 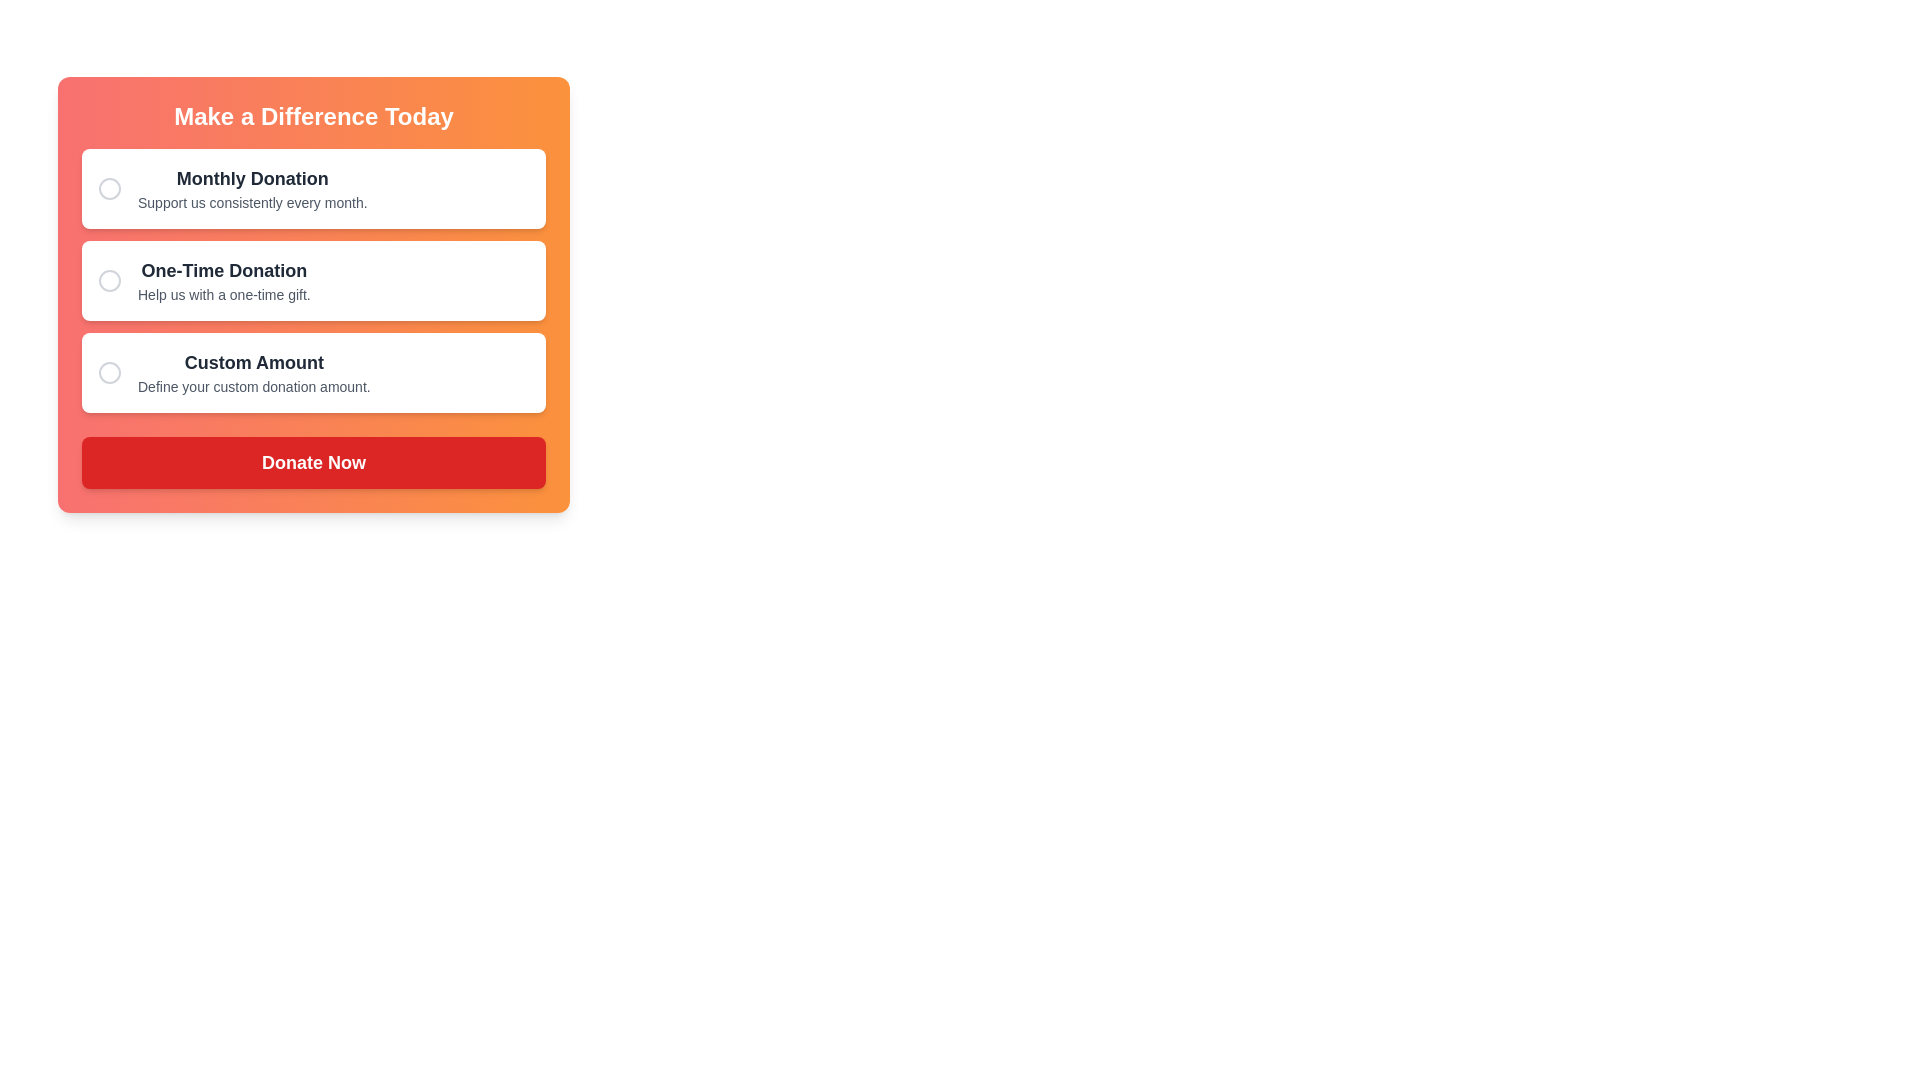 I want to click on the 'One-Time Donation' header text label, which is located in the second donation option box, below 'Monthly Donation' and above 'Custom Amount', so click(x=224, y=270).